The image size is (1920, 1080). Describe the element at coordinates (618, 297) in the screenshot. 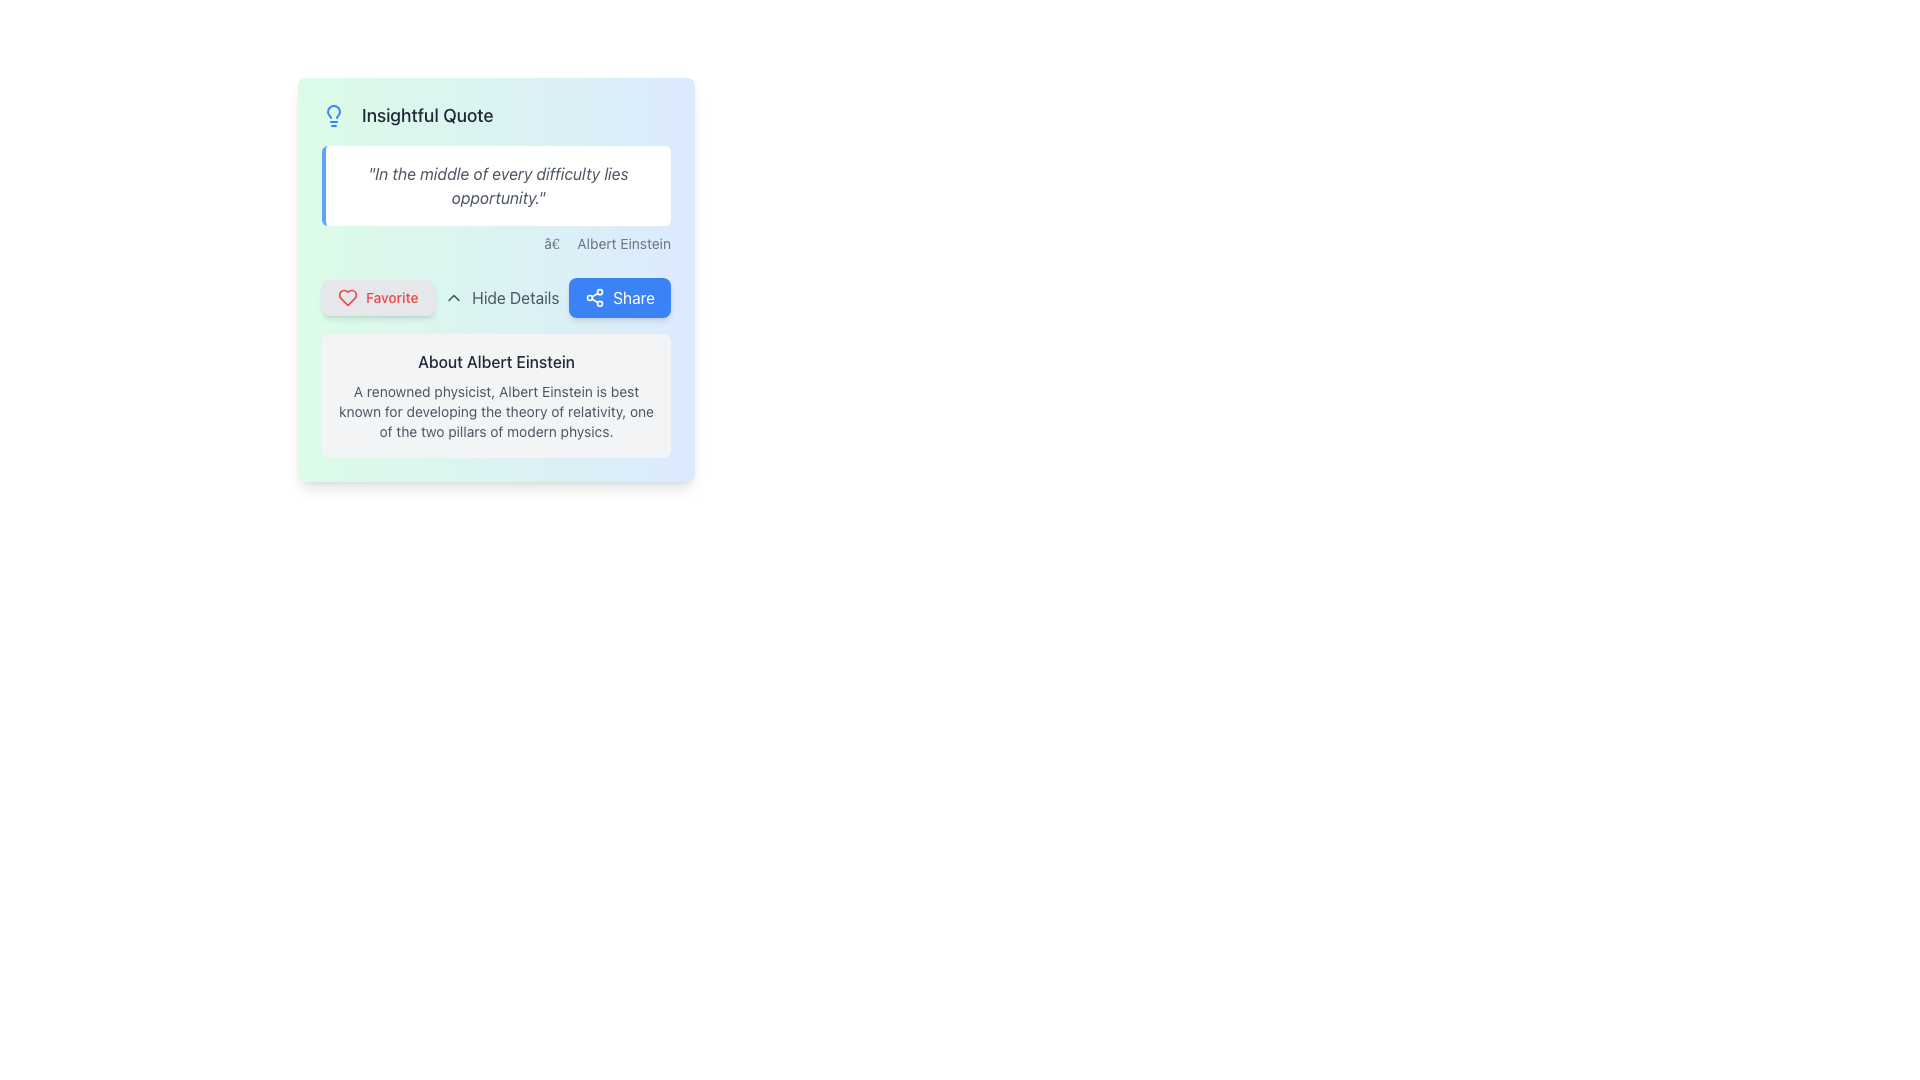

I see `the rounded rectangular blue 'Share' button` at that location.